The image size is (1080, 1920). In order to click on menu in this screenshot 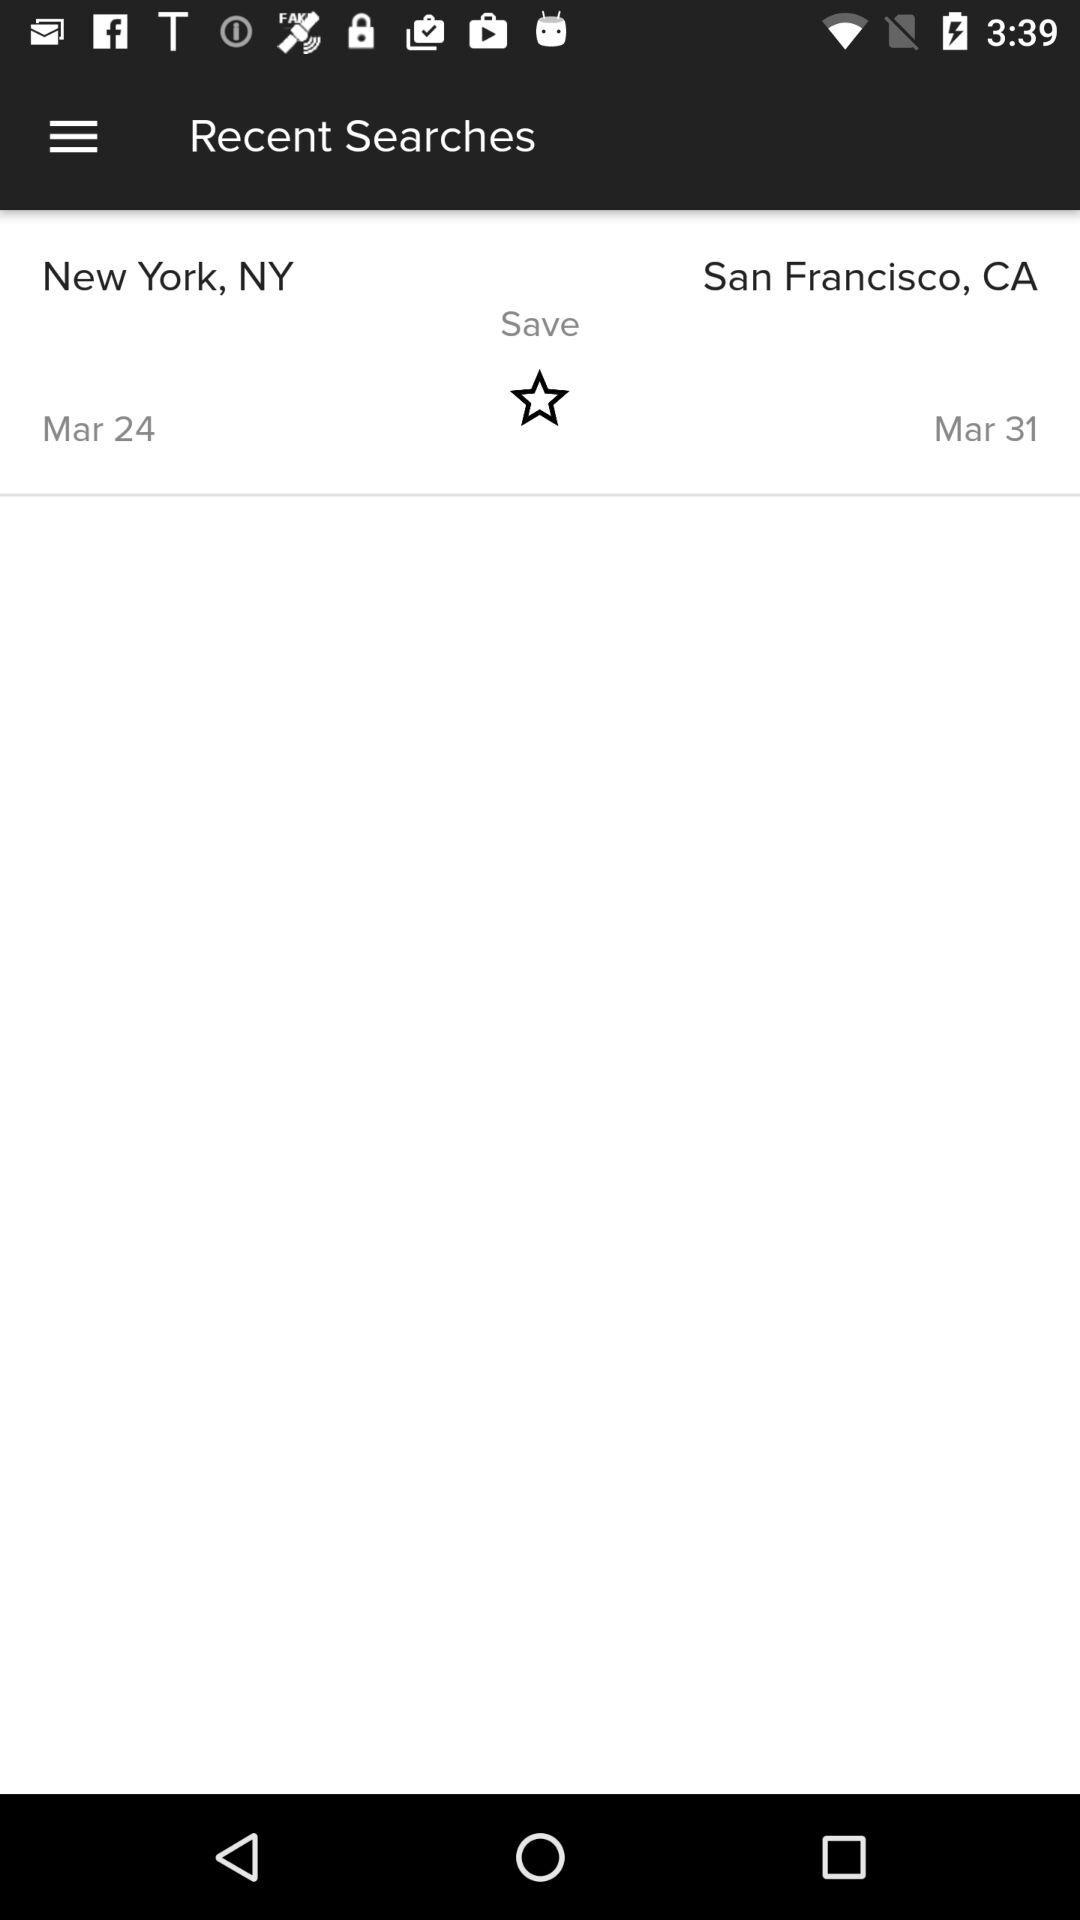, I will do `click(72, 135)`.